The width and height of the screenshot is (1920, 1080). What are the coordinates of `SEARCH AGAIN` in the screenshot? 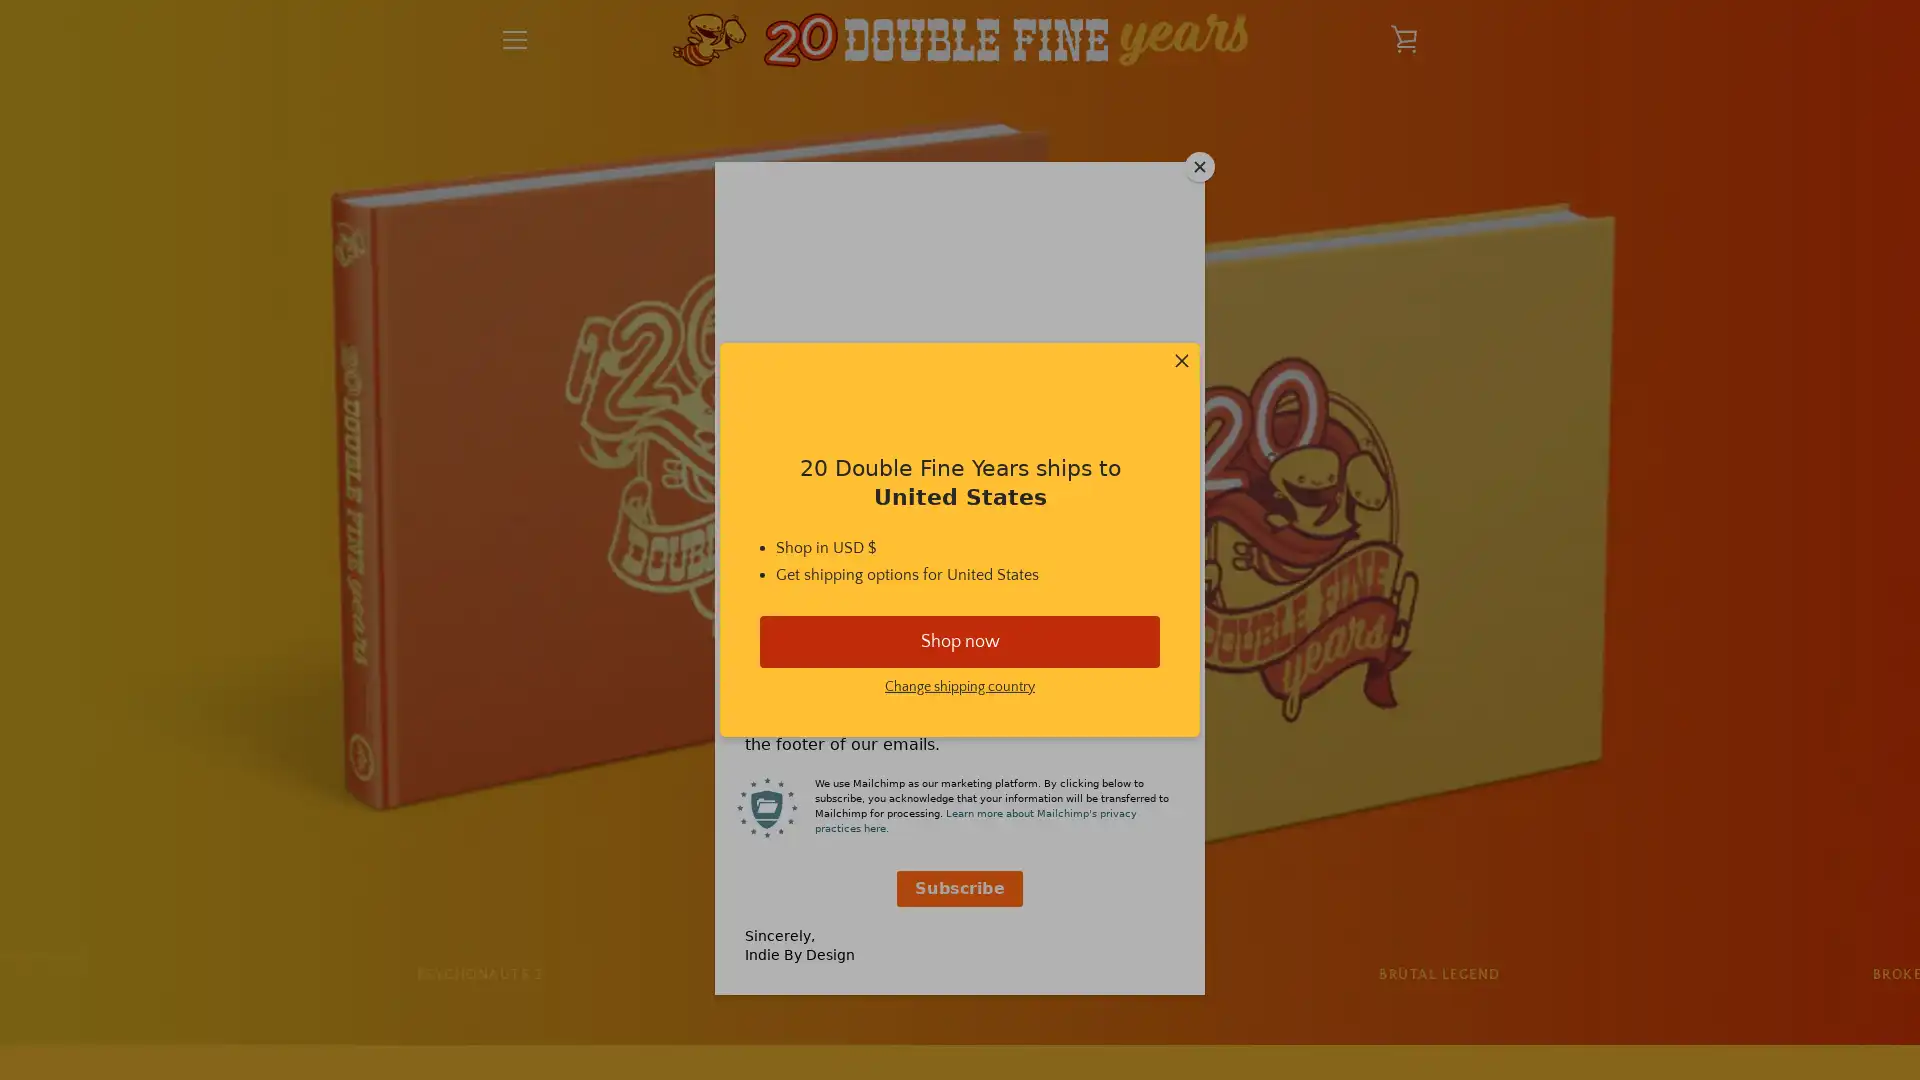 It's located at (1054, 788).